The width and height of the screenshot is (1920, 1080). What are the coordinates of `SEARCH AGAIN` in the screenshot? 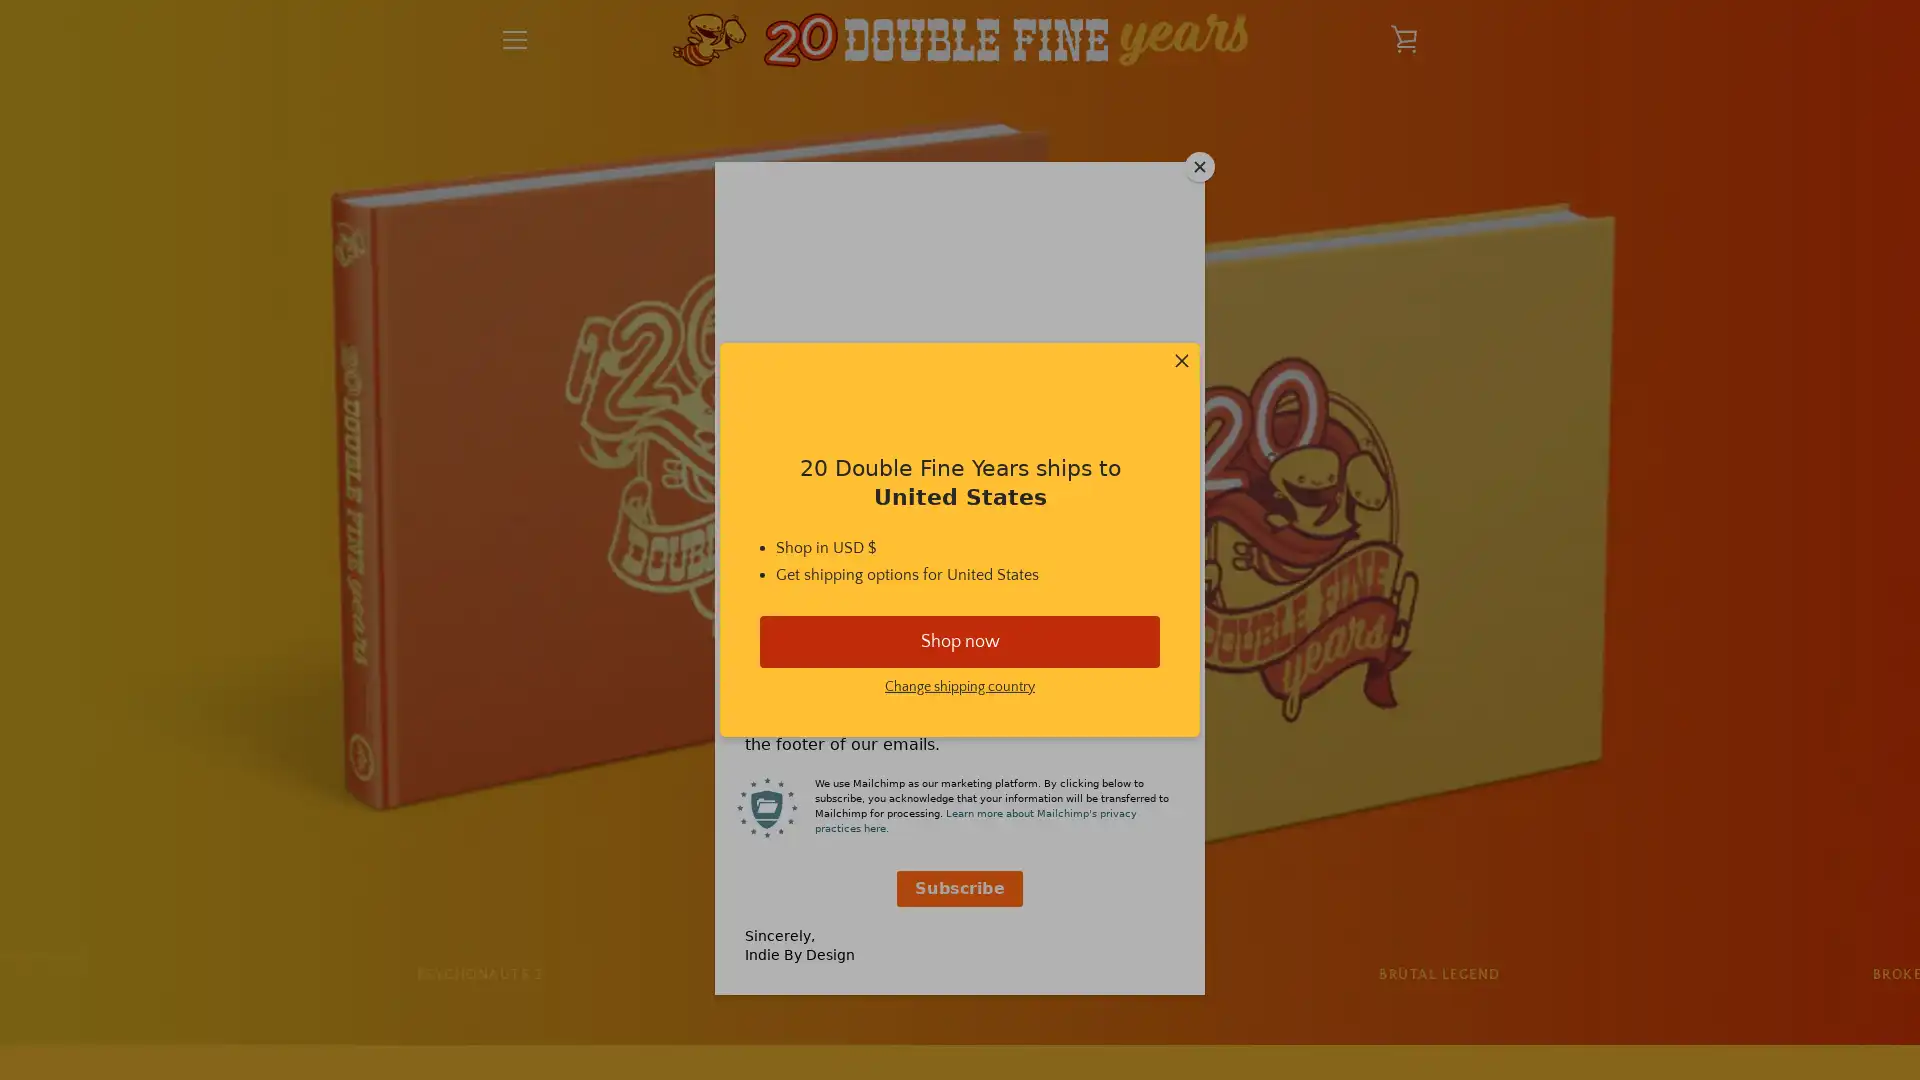 It's located at (1054, 788).